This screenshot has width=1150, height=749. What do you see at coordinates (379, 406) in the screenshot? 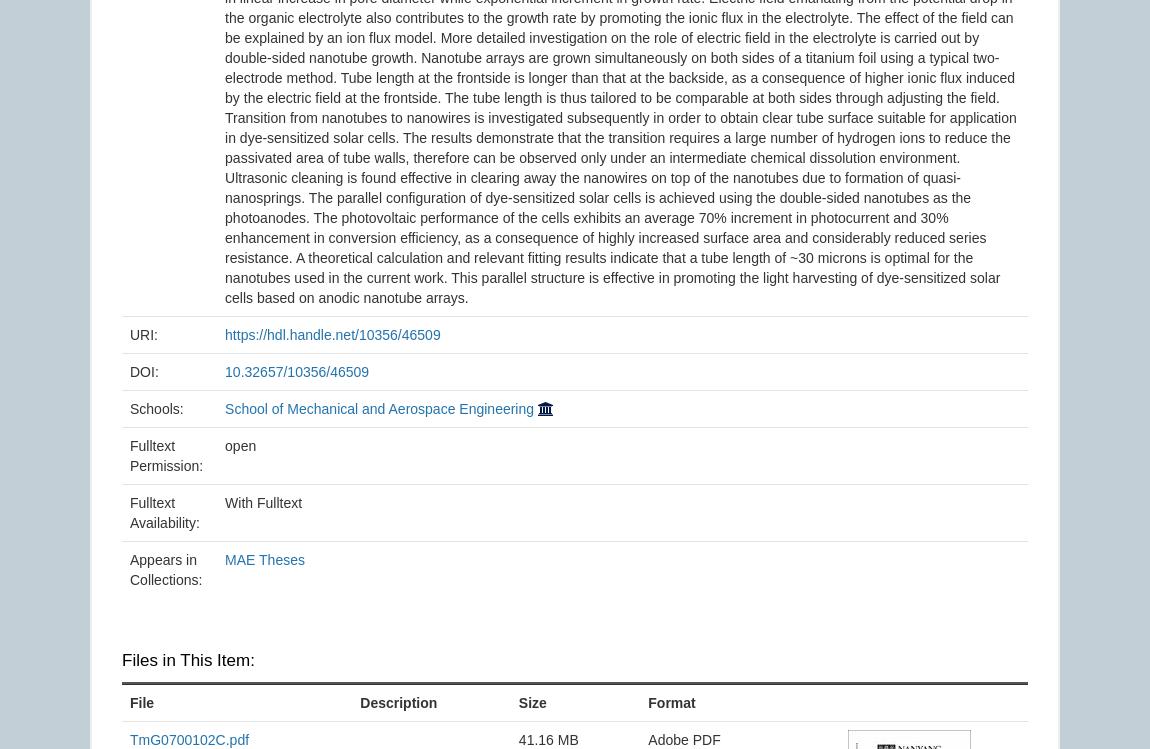
I see `'School of Mechanical and Aerospace Engineering'` at bounding box center [379, 406].